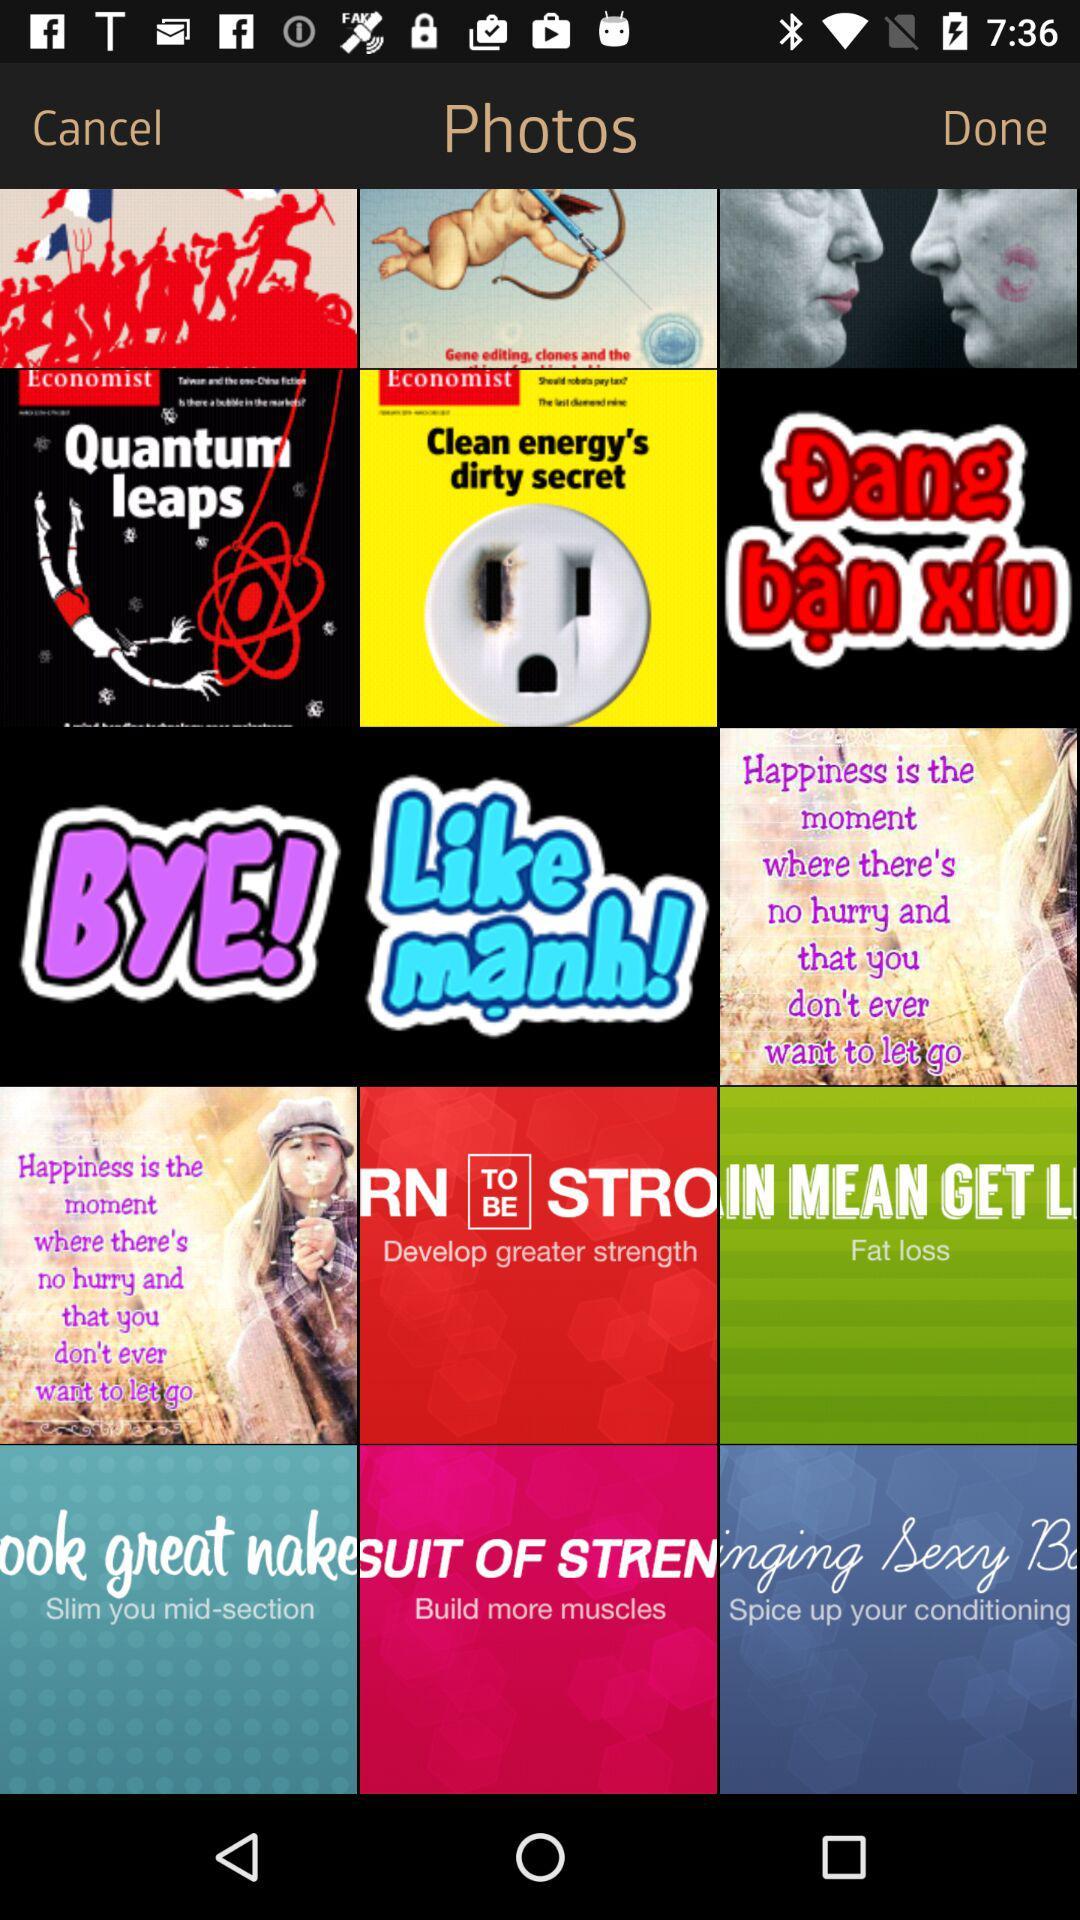 The width and height of the screenshot is (1080, 1920). I want to click on choose, so click(537, 1264).